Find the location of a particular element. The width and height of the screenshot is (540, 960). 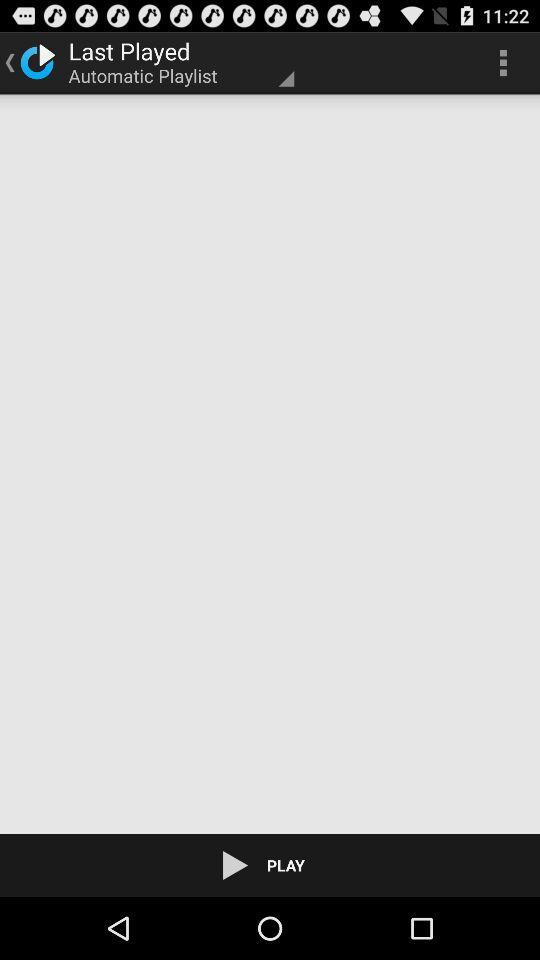

app to the right of automatic playlist app is located at coordinates (502, 62).